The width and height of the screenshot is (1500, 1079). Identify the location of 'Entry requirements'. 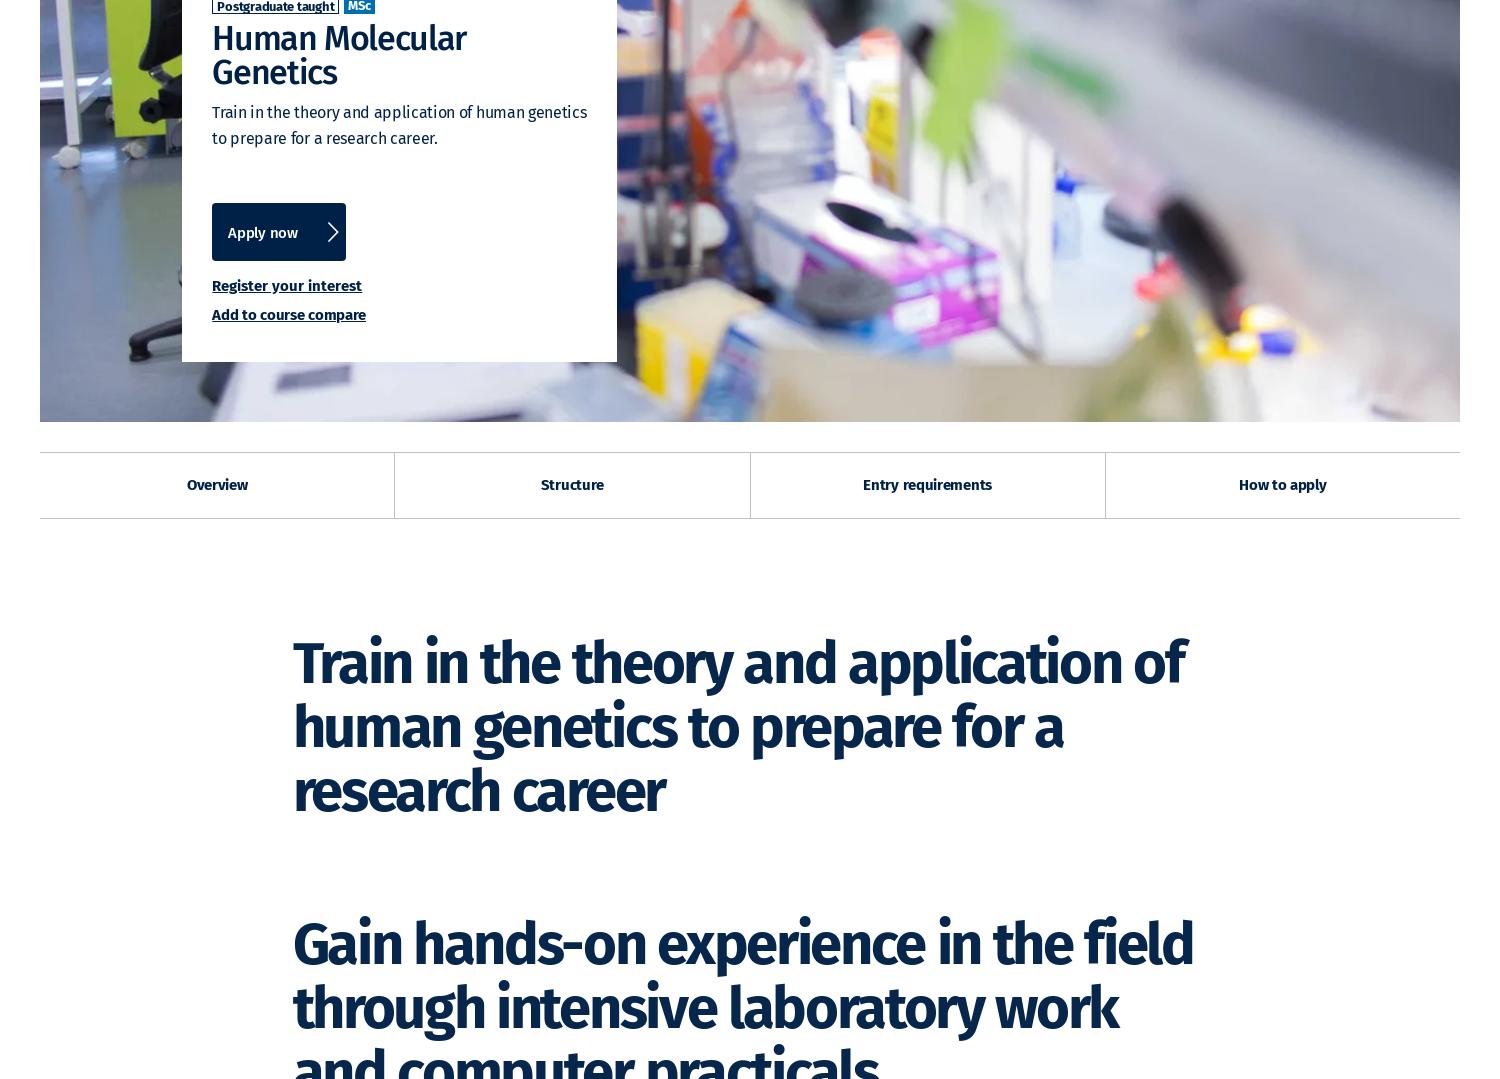
(927, 484).